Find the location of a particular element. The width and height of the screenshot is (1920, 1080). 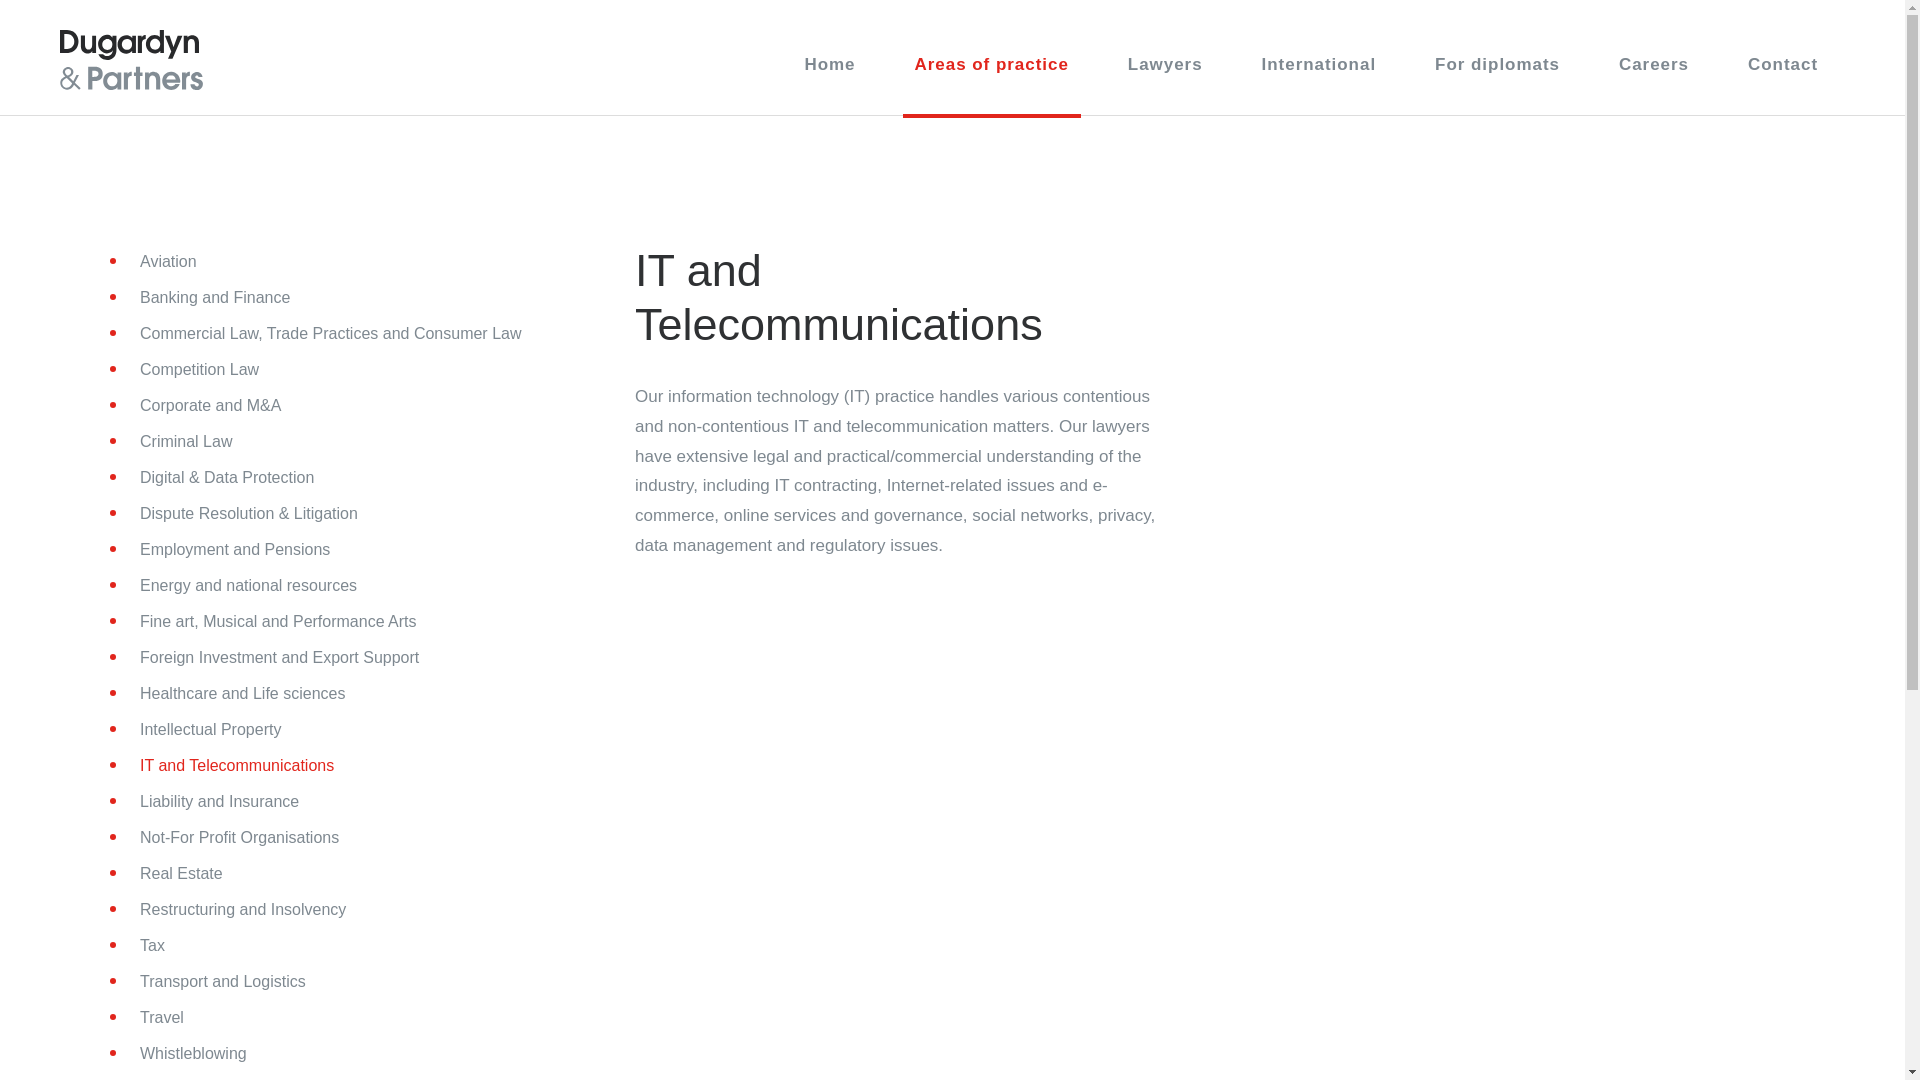

'Lawyers' is located at coordinates (1165, 71).